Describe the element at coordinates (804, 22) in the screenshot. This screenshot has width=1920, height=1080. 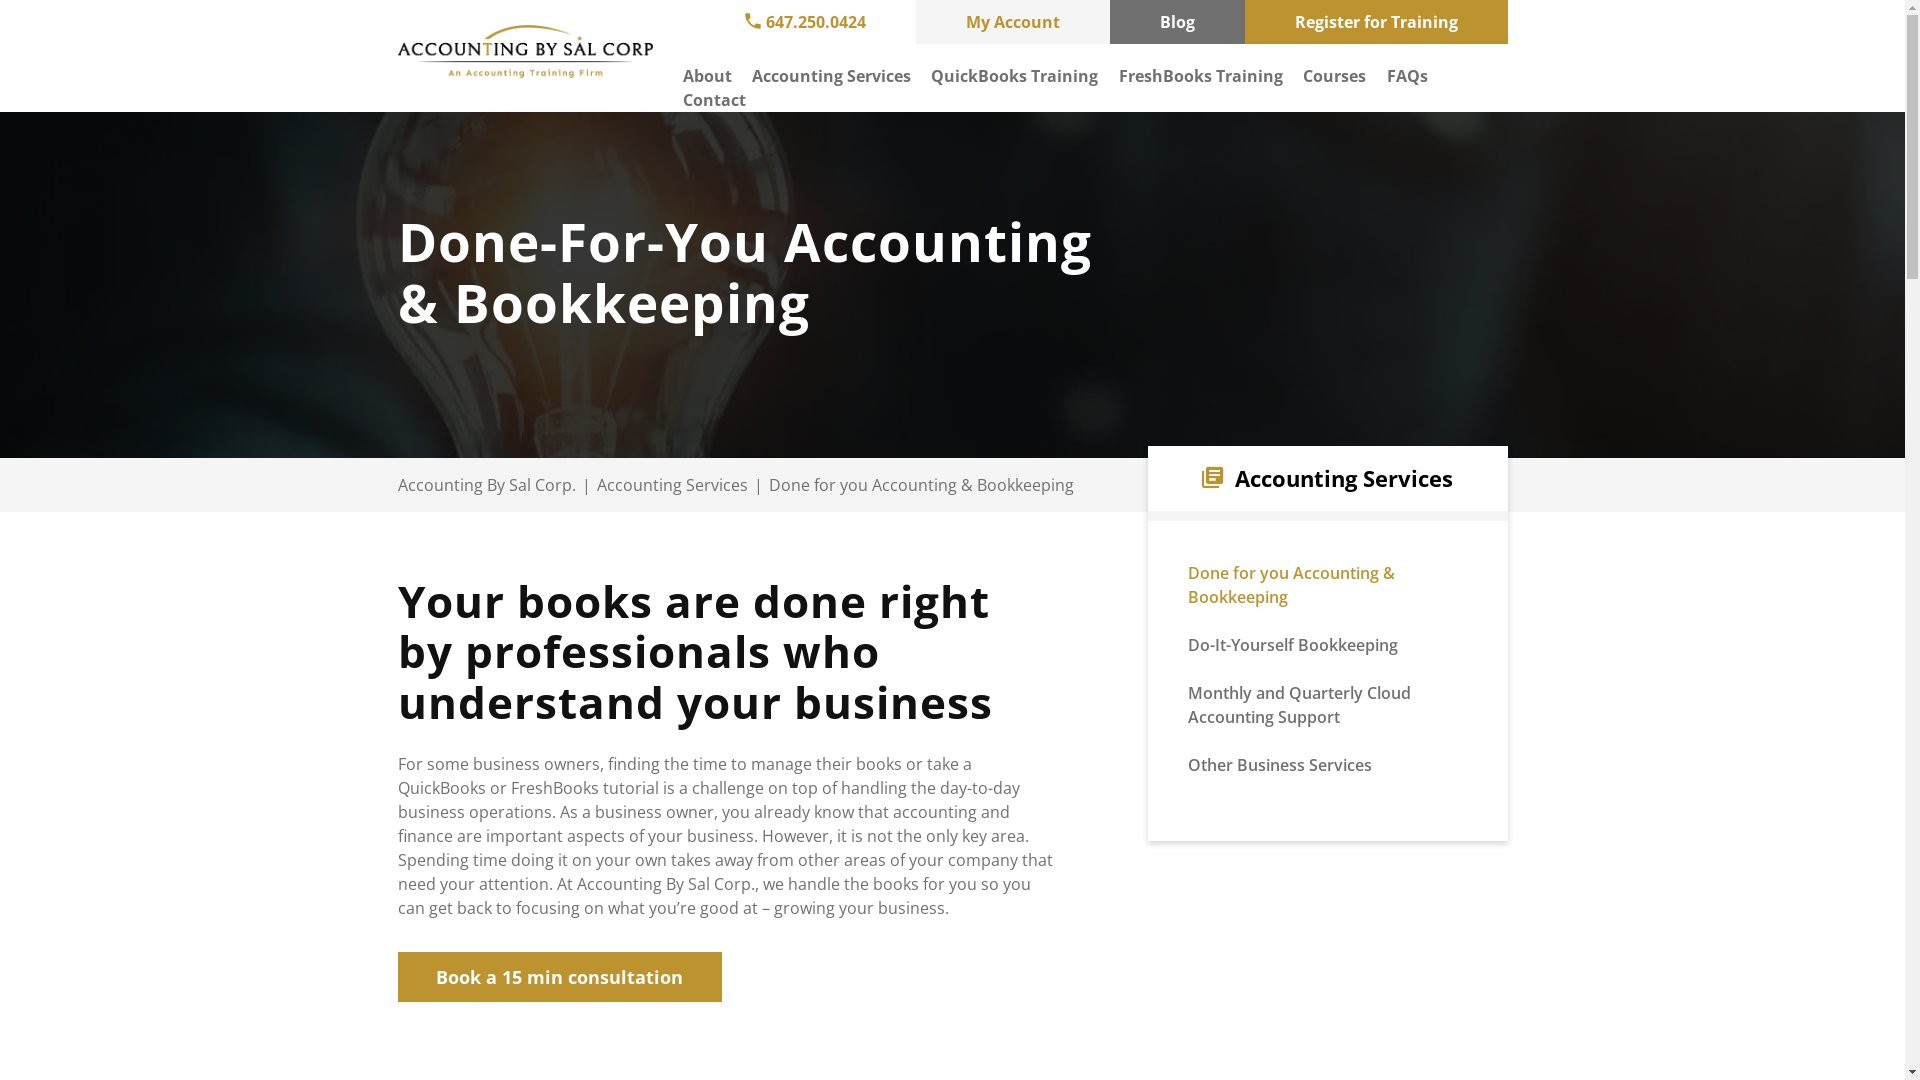
I see `'647.250.0424'` at that location.